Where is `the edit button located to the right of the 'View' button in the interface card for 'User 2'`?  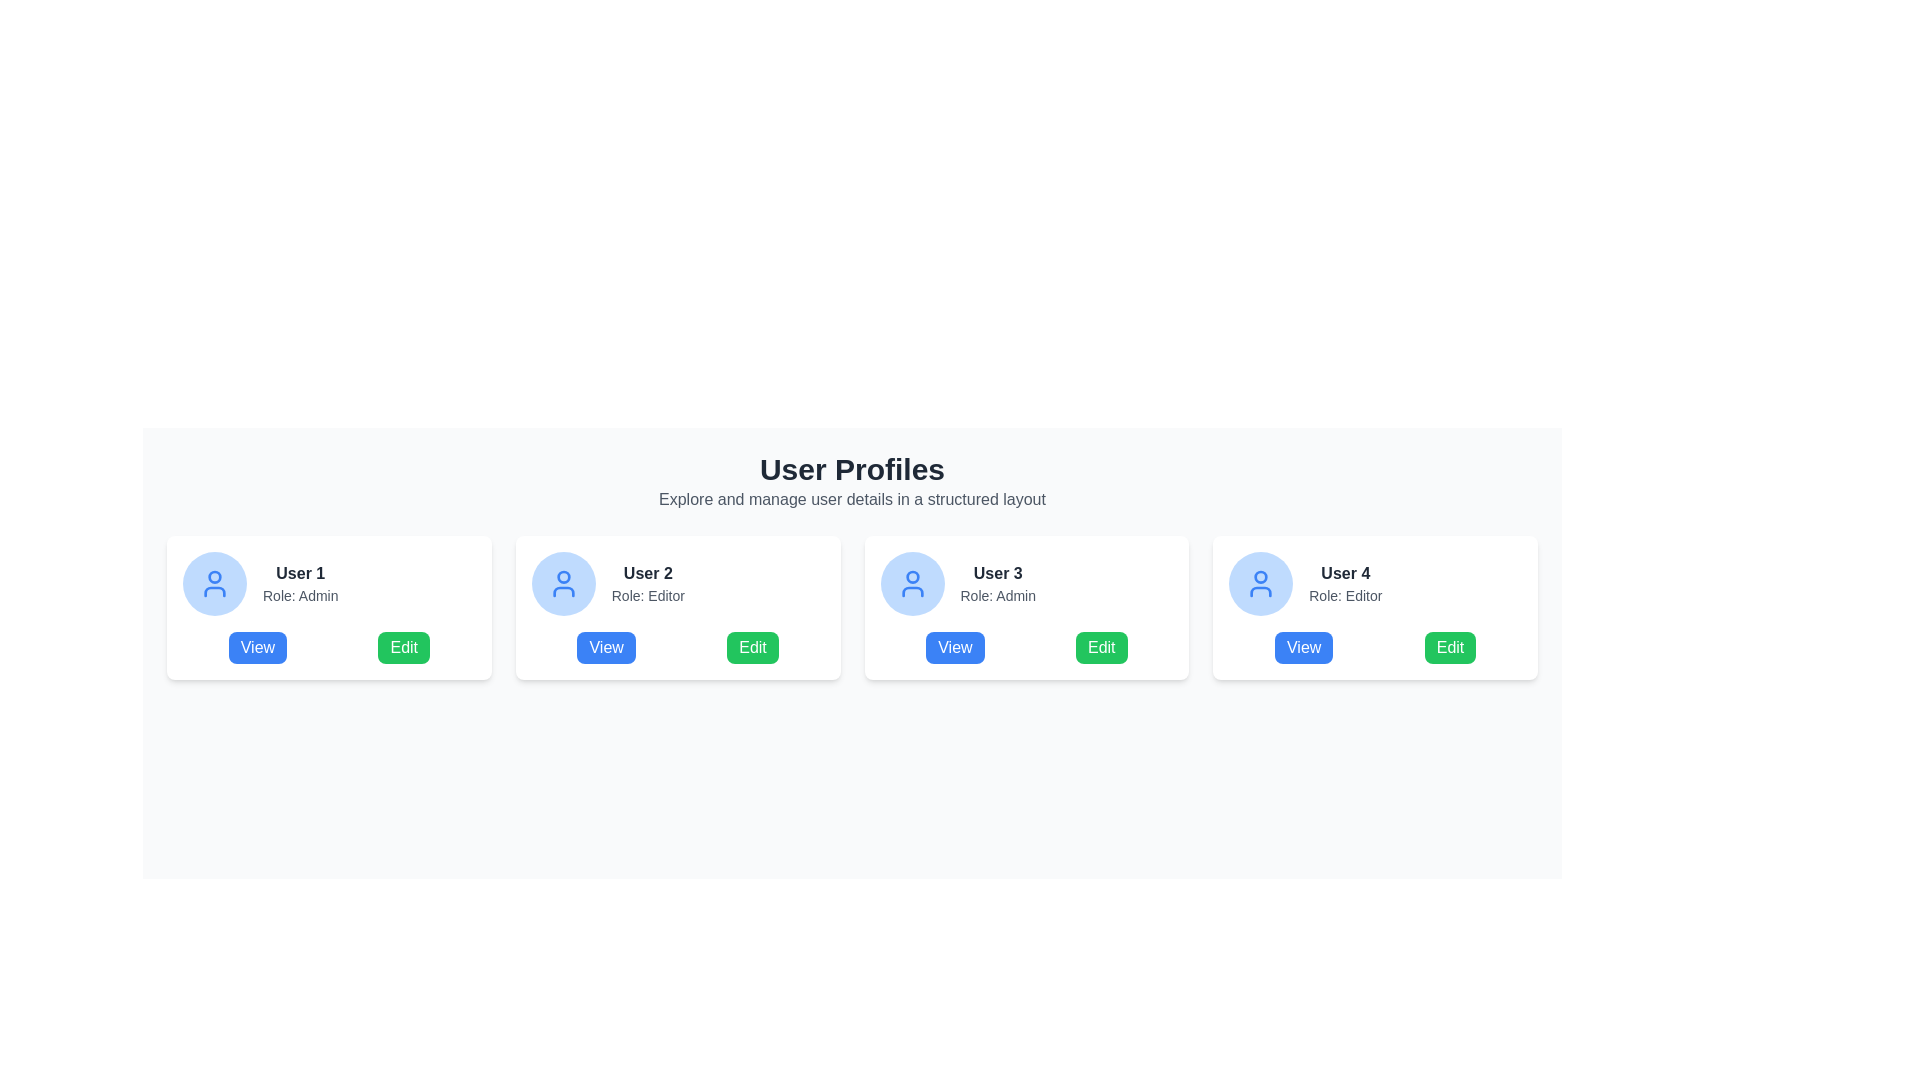 the edit button located to the right of the 'View' button in the interface card for 'User 2' is located at coordinates (752, 648).